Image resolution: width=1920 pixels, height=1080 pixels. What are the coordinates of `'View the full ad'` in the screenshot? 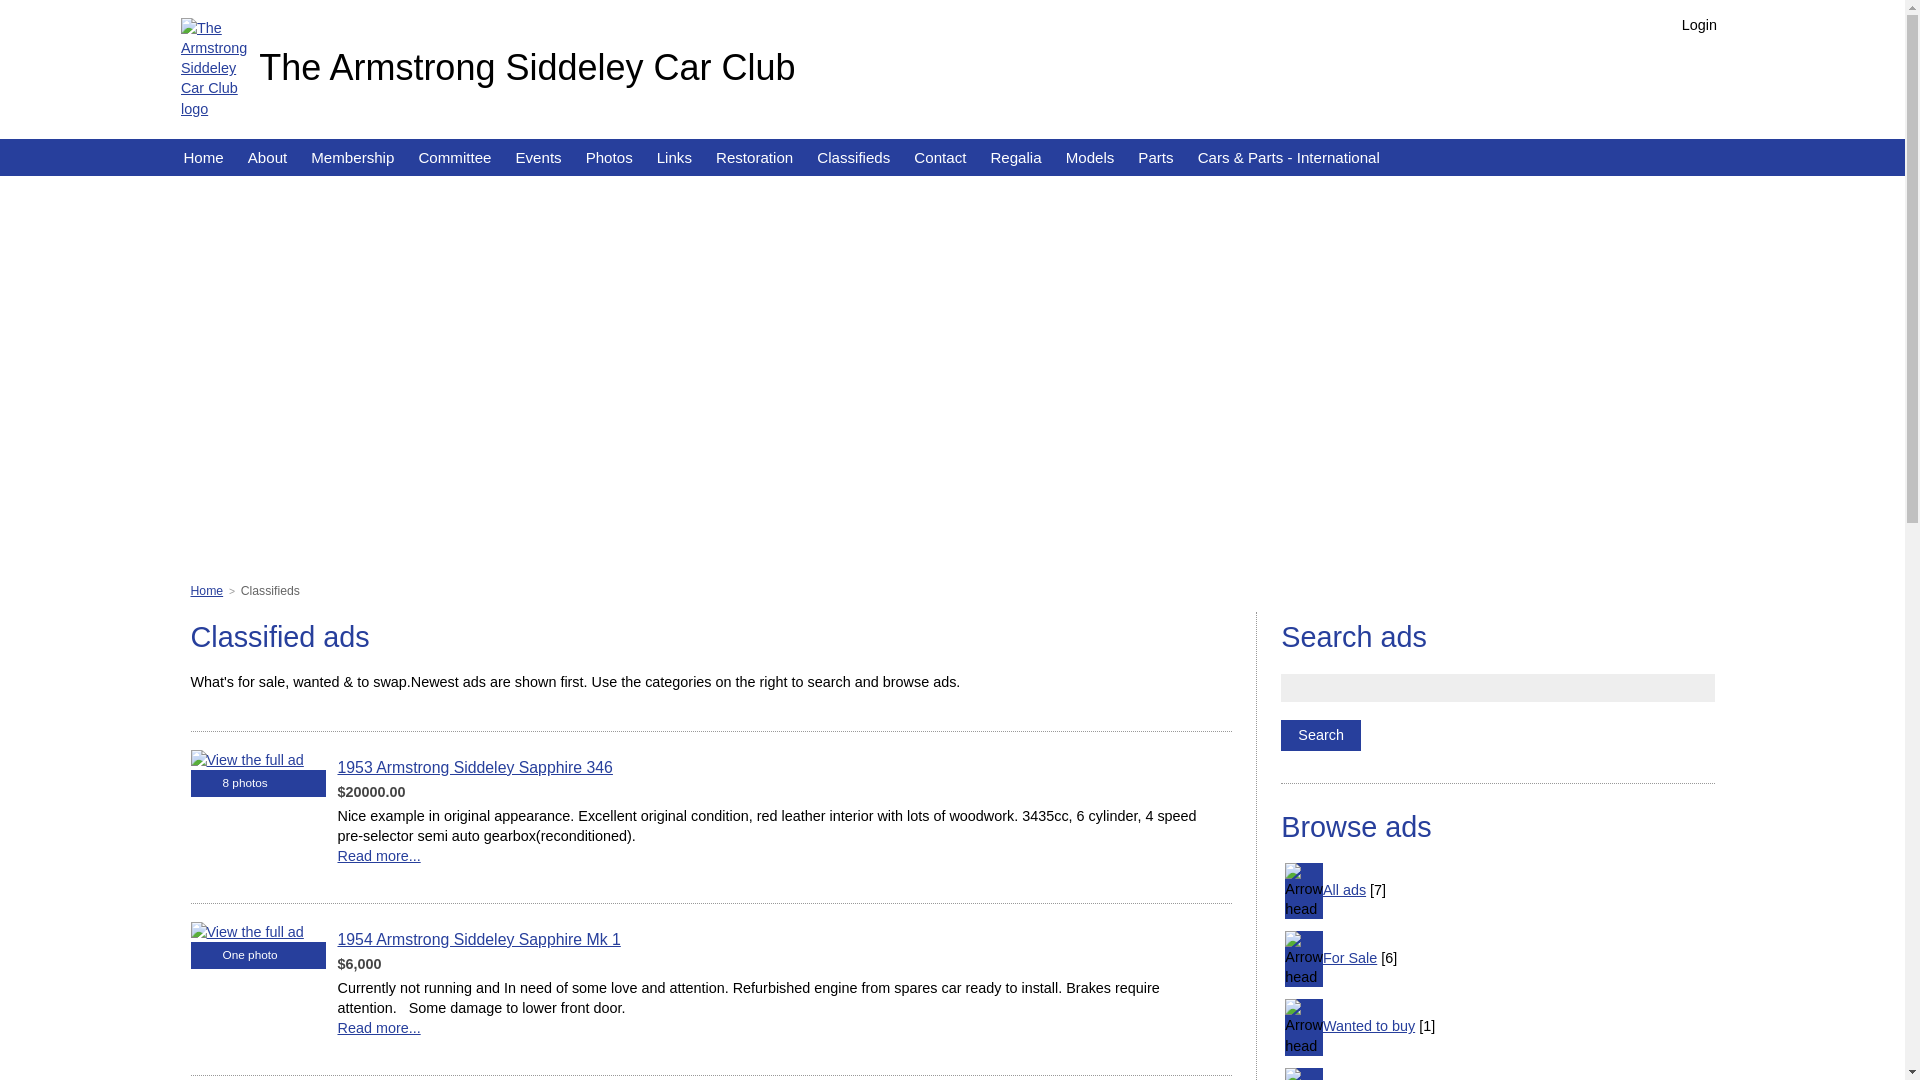 It's located at (245, 932).